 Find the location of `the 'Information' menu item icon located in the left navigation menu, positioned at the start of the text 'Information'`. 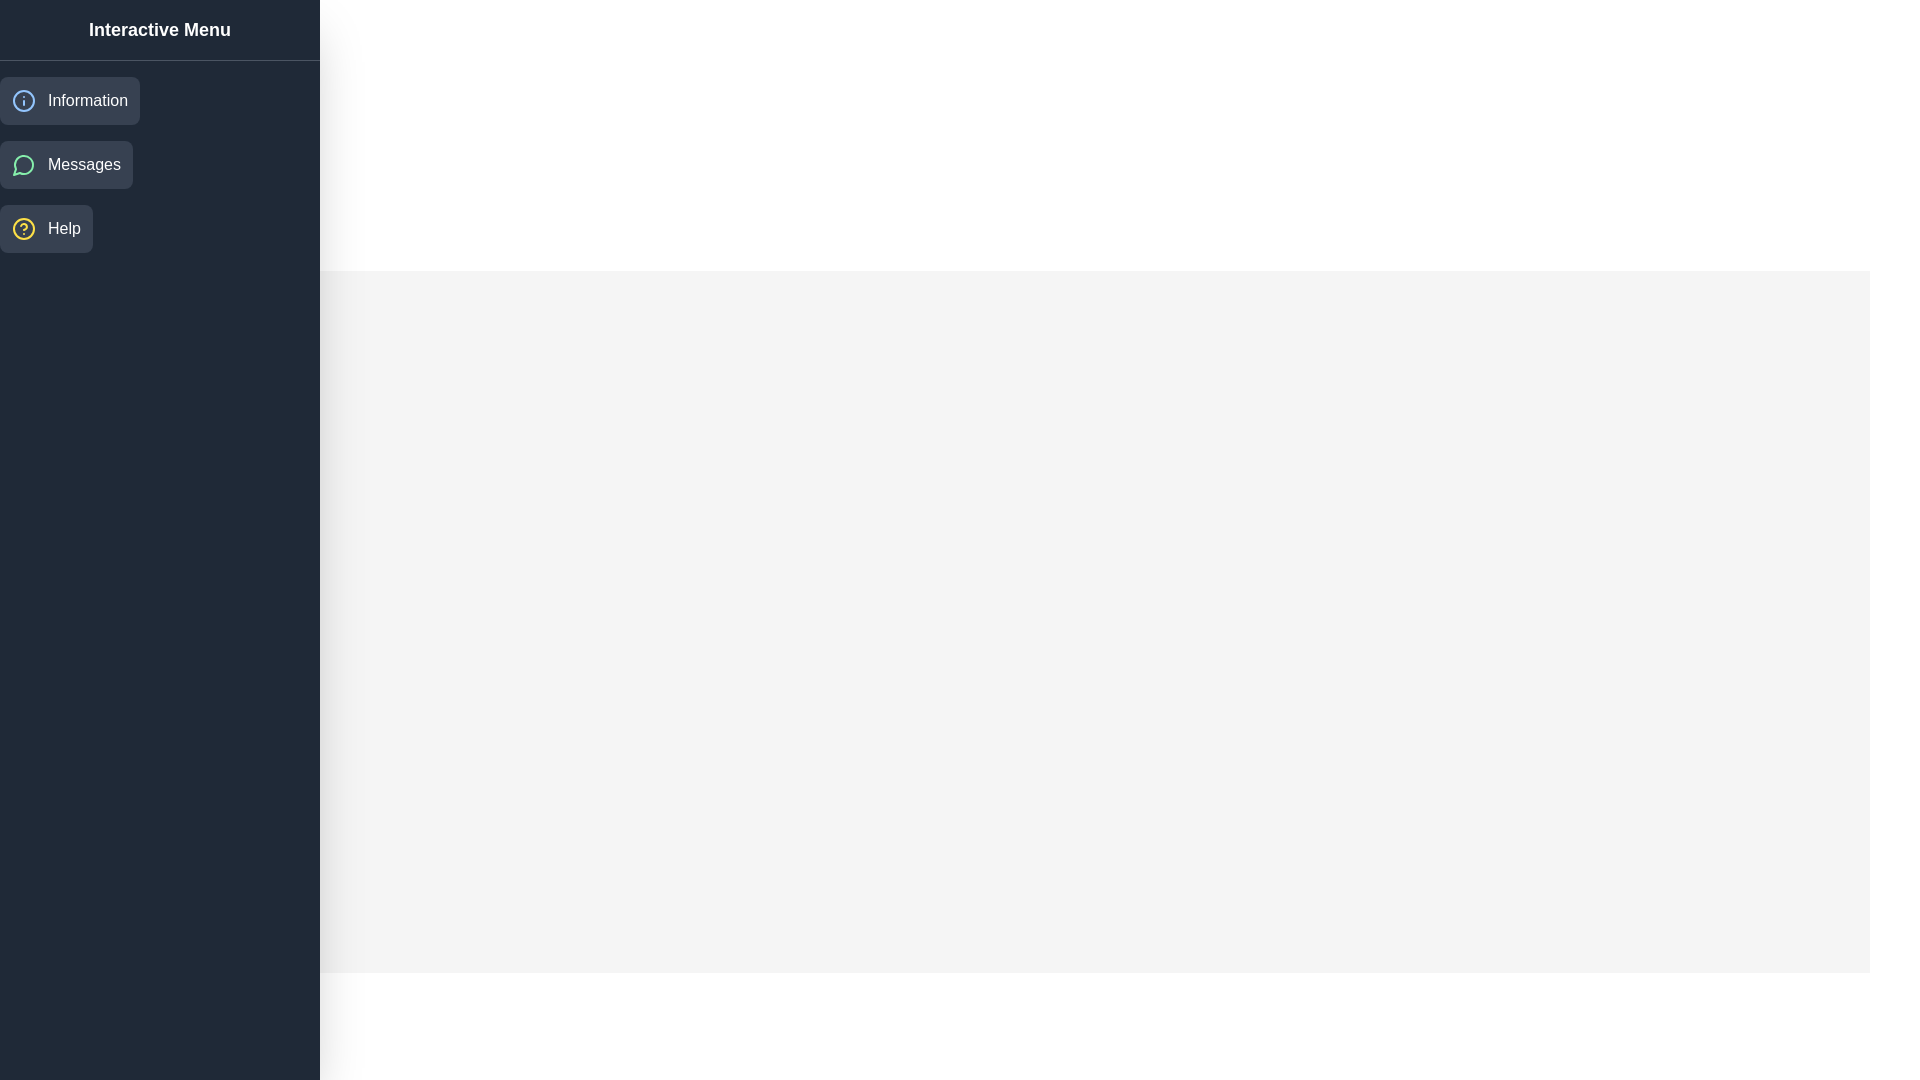

the 'Information' menu item icon located in the left navigation menu, positioned at the start of the text 'Information' is located at coordinates (24, 100).